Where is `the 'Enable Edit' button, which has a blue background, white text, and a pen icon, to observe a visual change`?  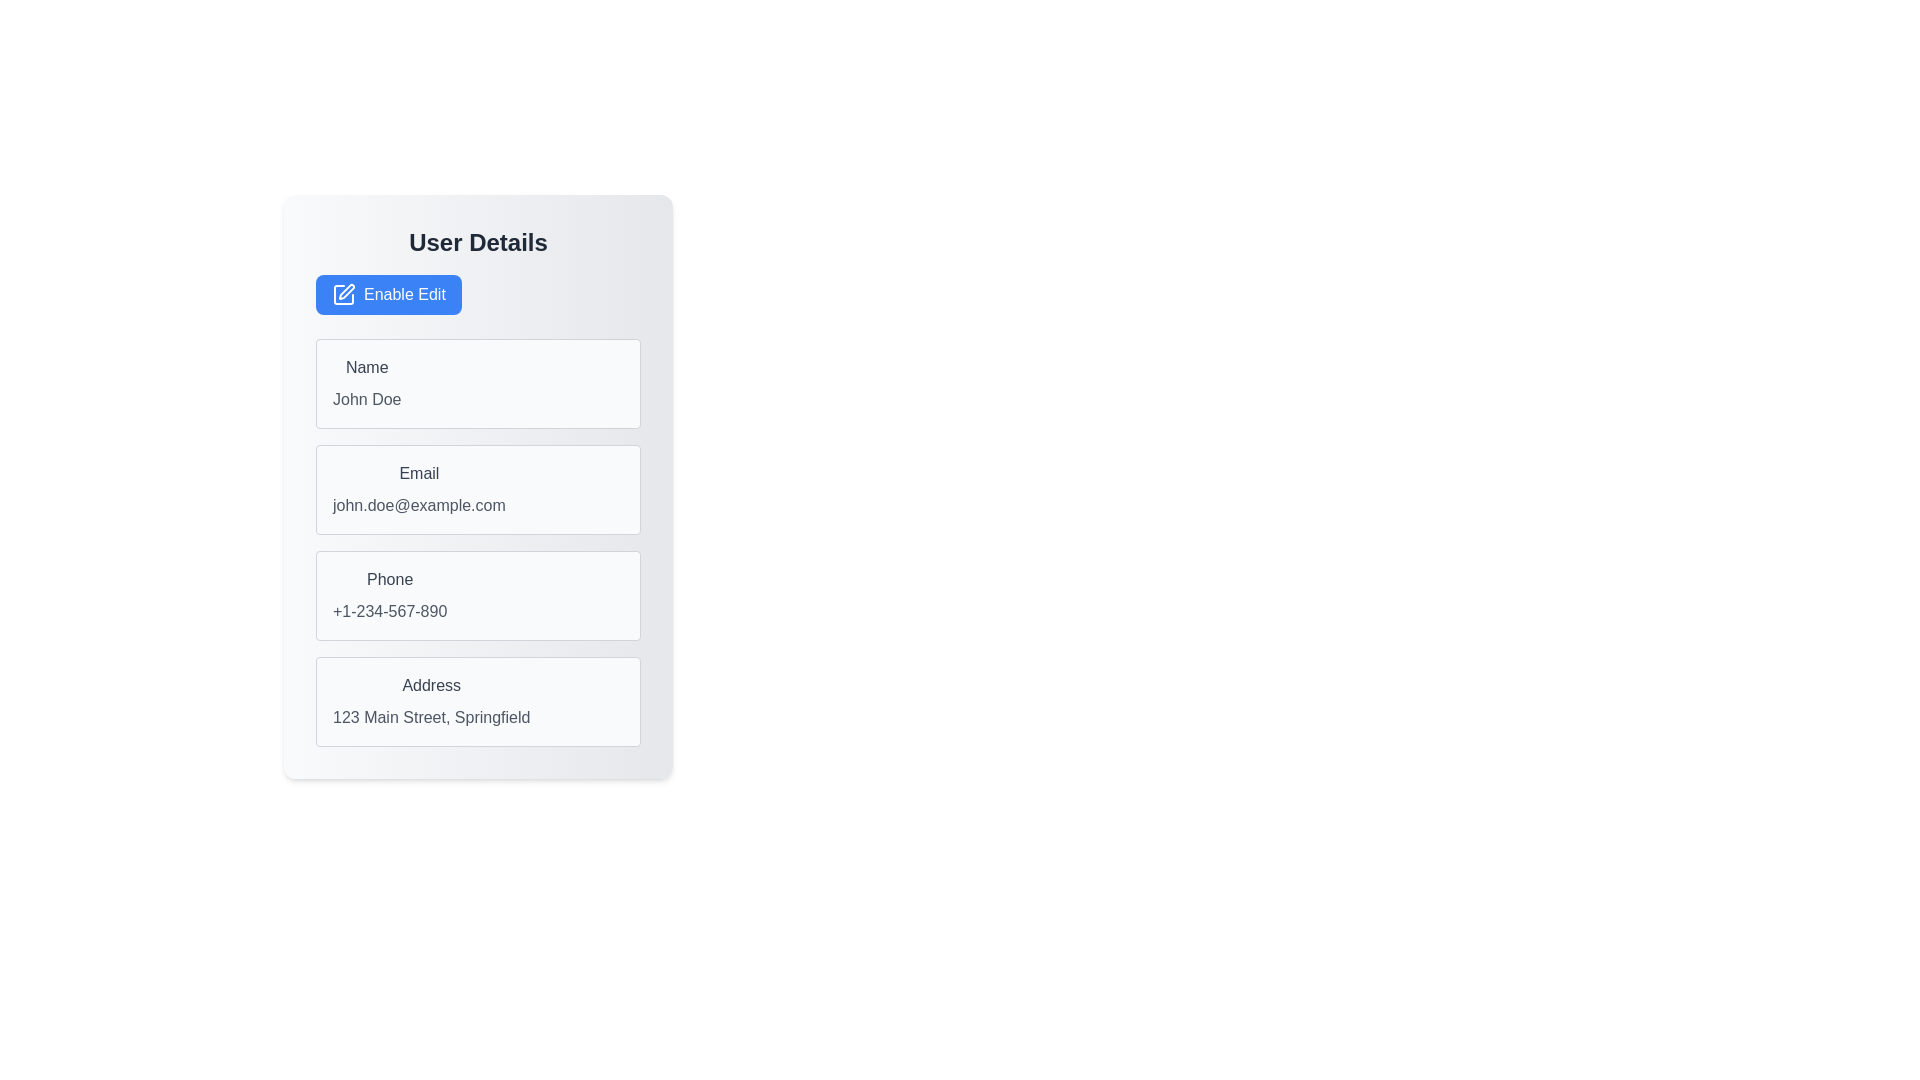
the 'Enable Edit' button, which has a blue background, white text, and a pen icon, to observe a visual change is located at coordinates (388, 294).